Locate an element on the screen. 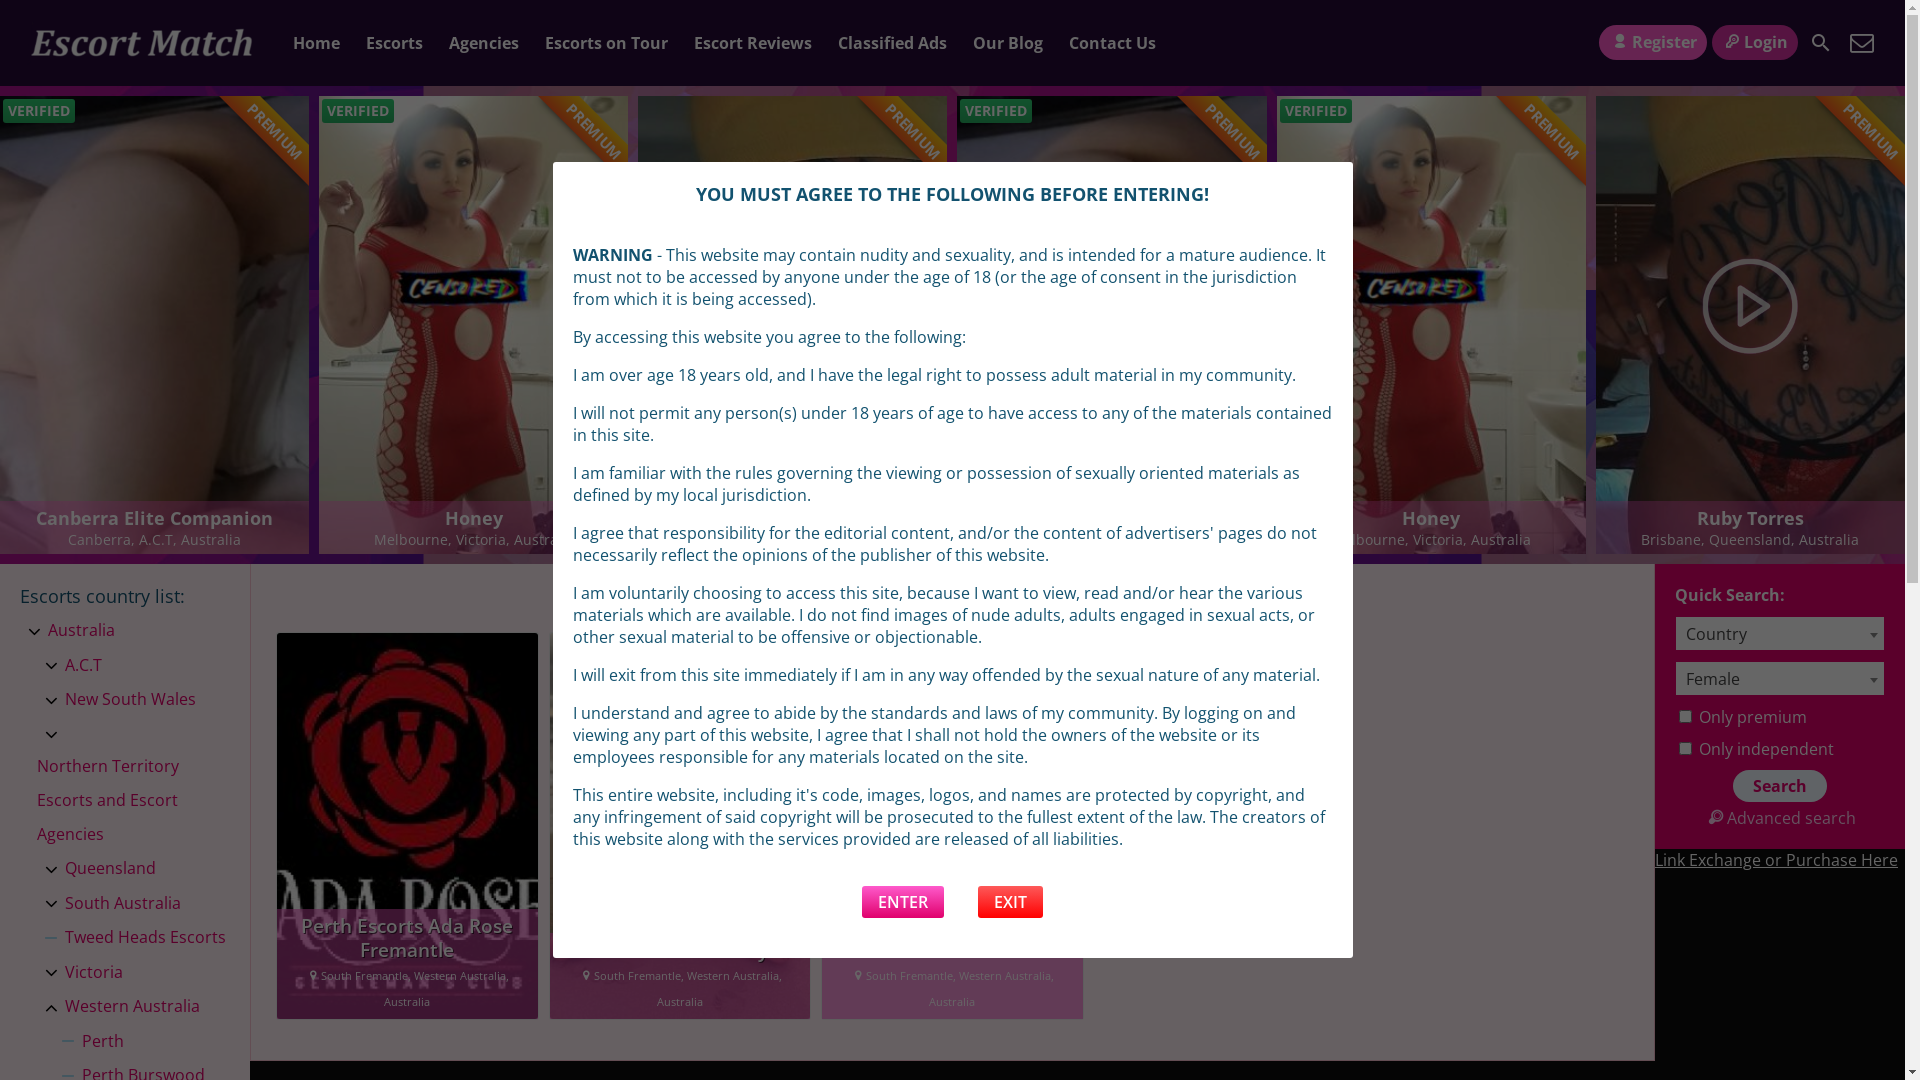  'New South Wales' is located at coordinates (129, 698).